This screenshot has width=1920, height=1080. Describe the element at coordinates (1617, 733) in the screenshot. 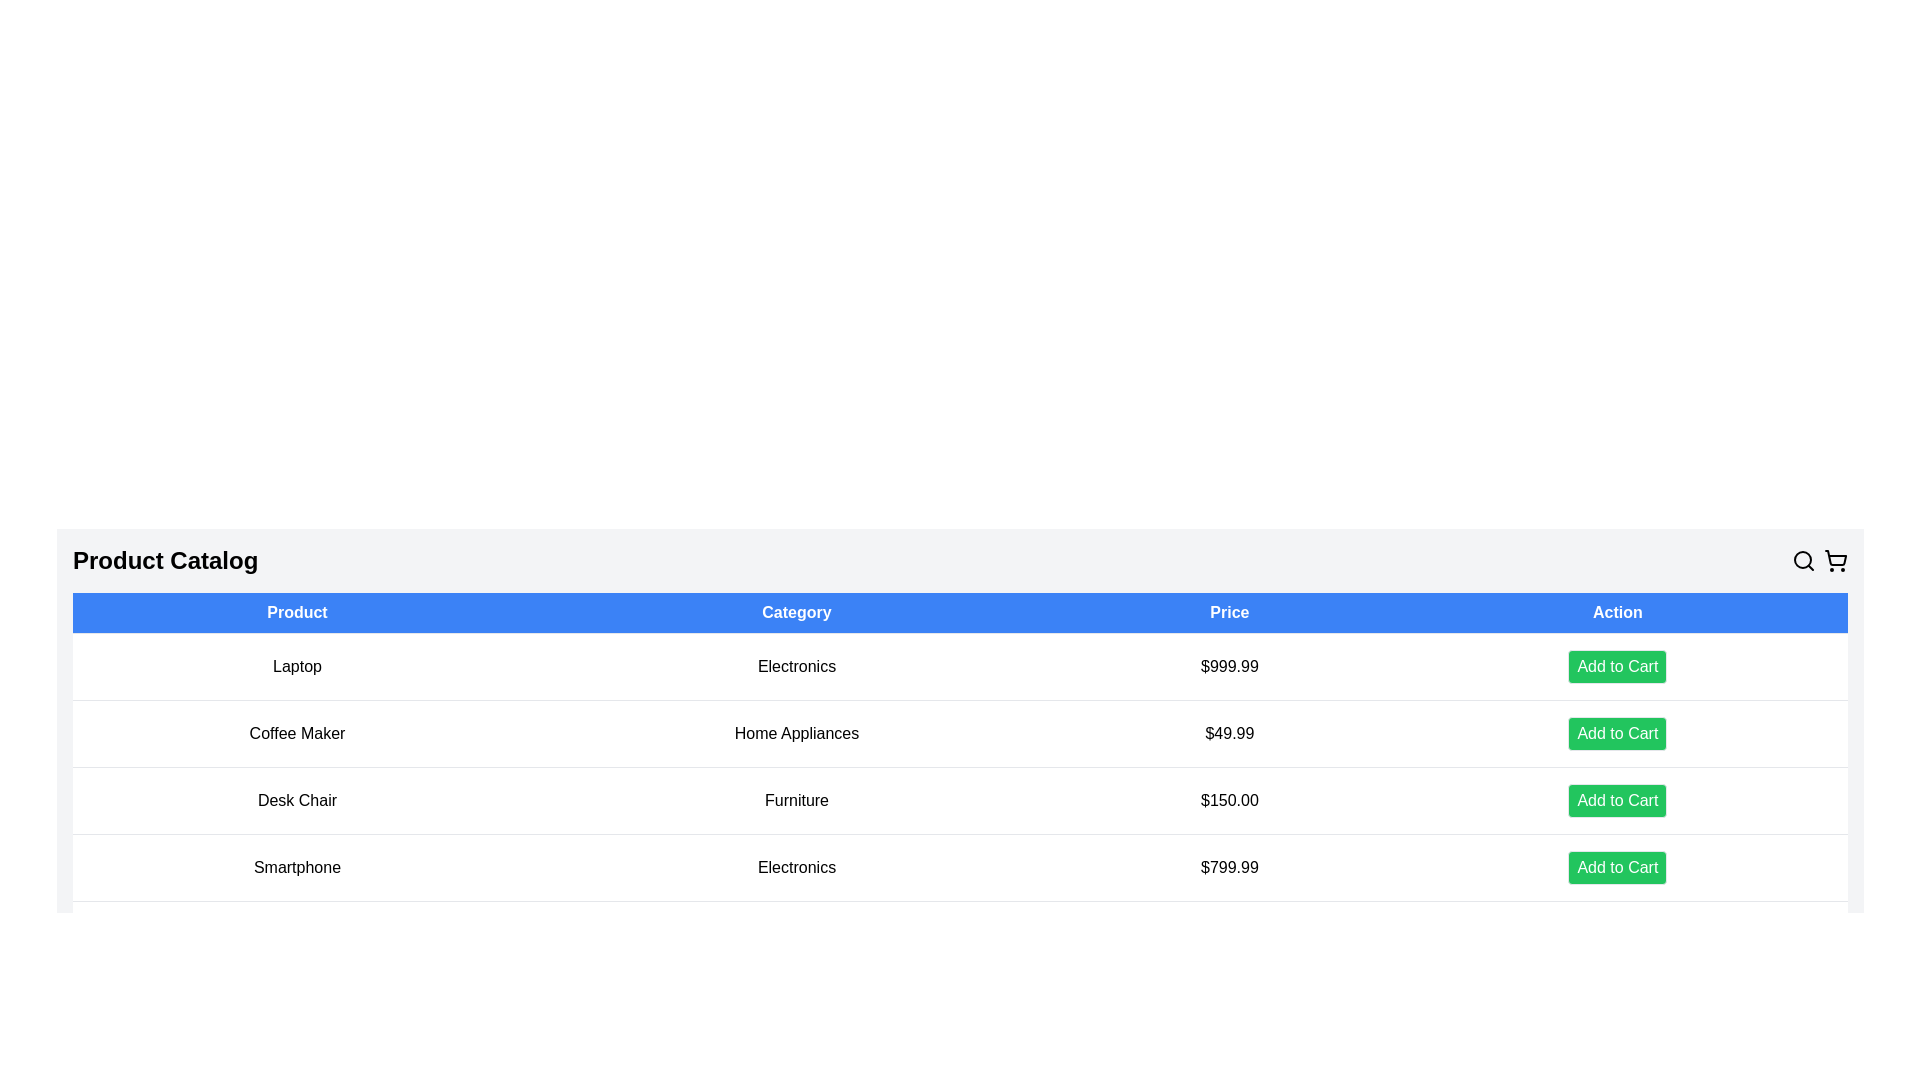

I see `the 'Add to Cart' button for the 'Coffee Maker' product located in the third row of the 'Product Catalog' table` at that location.